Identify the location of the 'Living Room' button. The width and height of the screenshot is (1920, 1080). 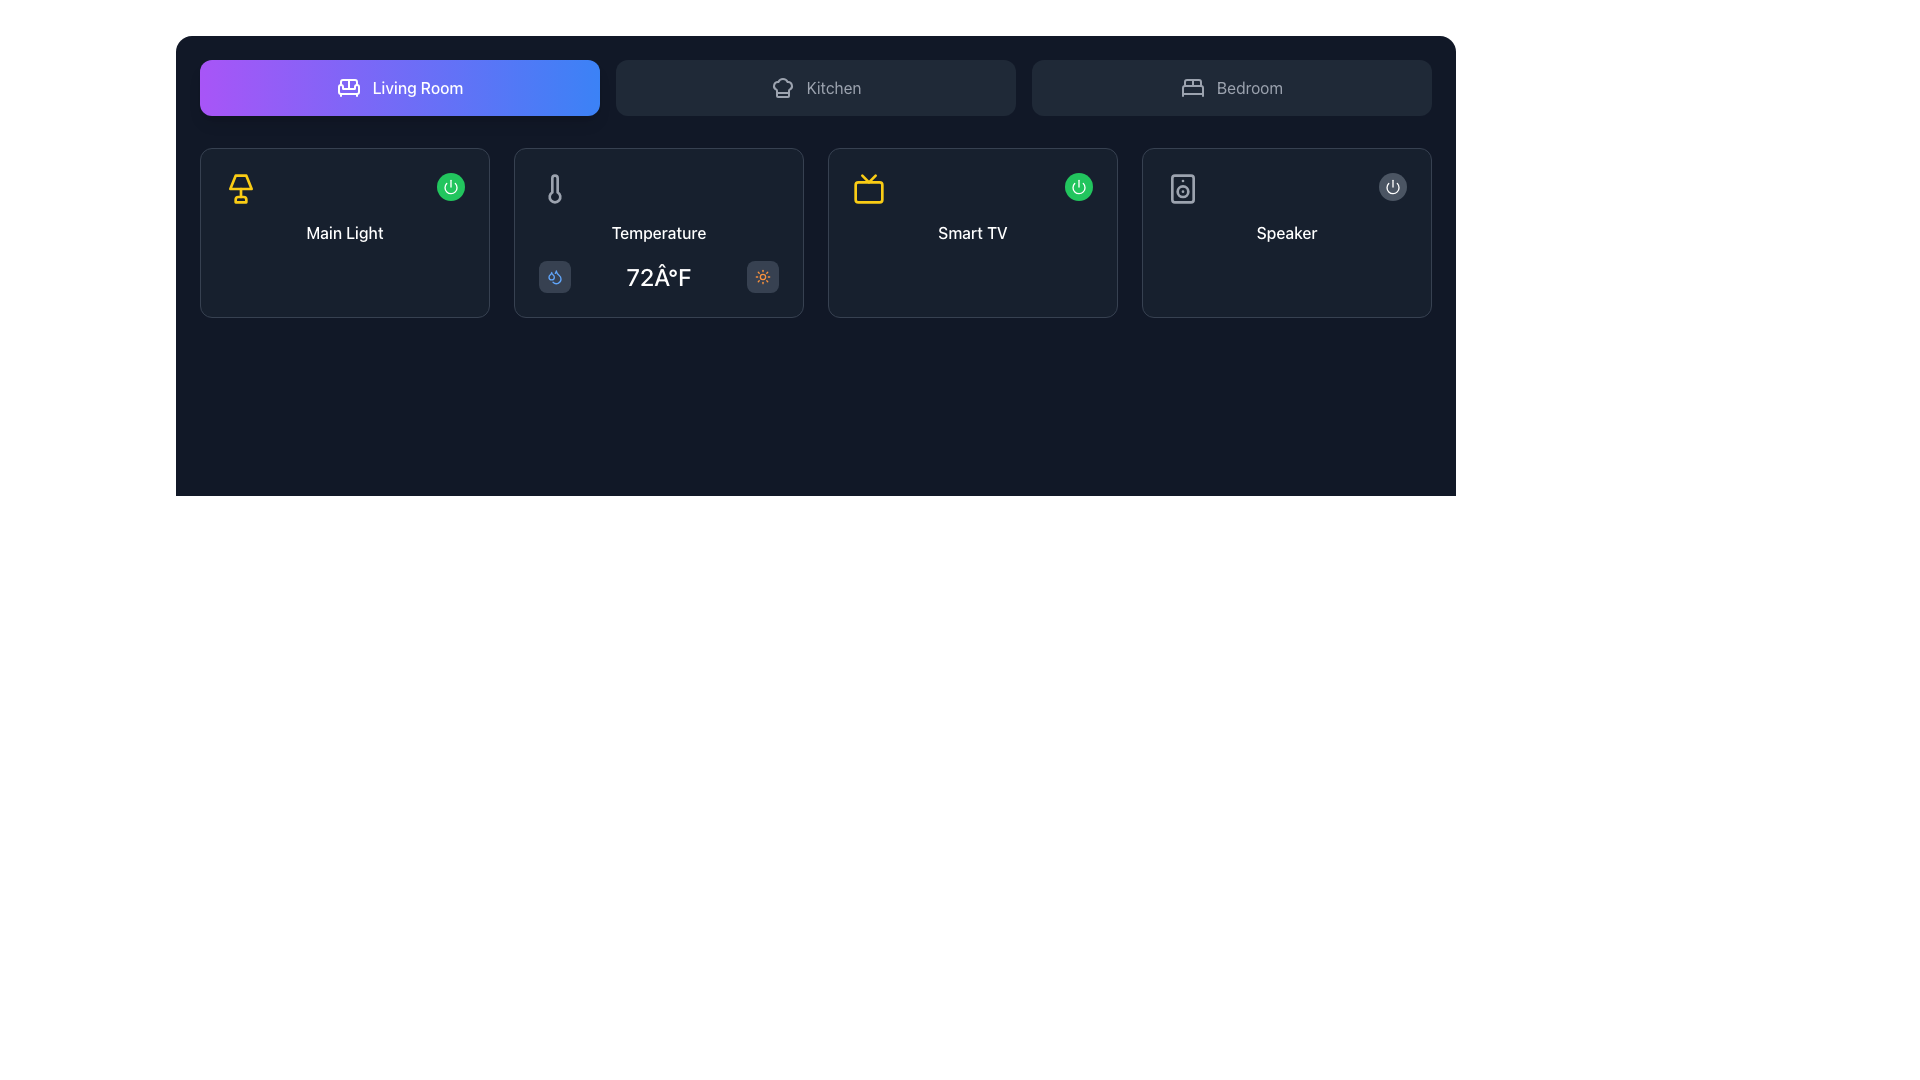
(399, 87).